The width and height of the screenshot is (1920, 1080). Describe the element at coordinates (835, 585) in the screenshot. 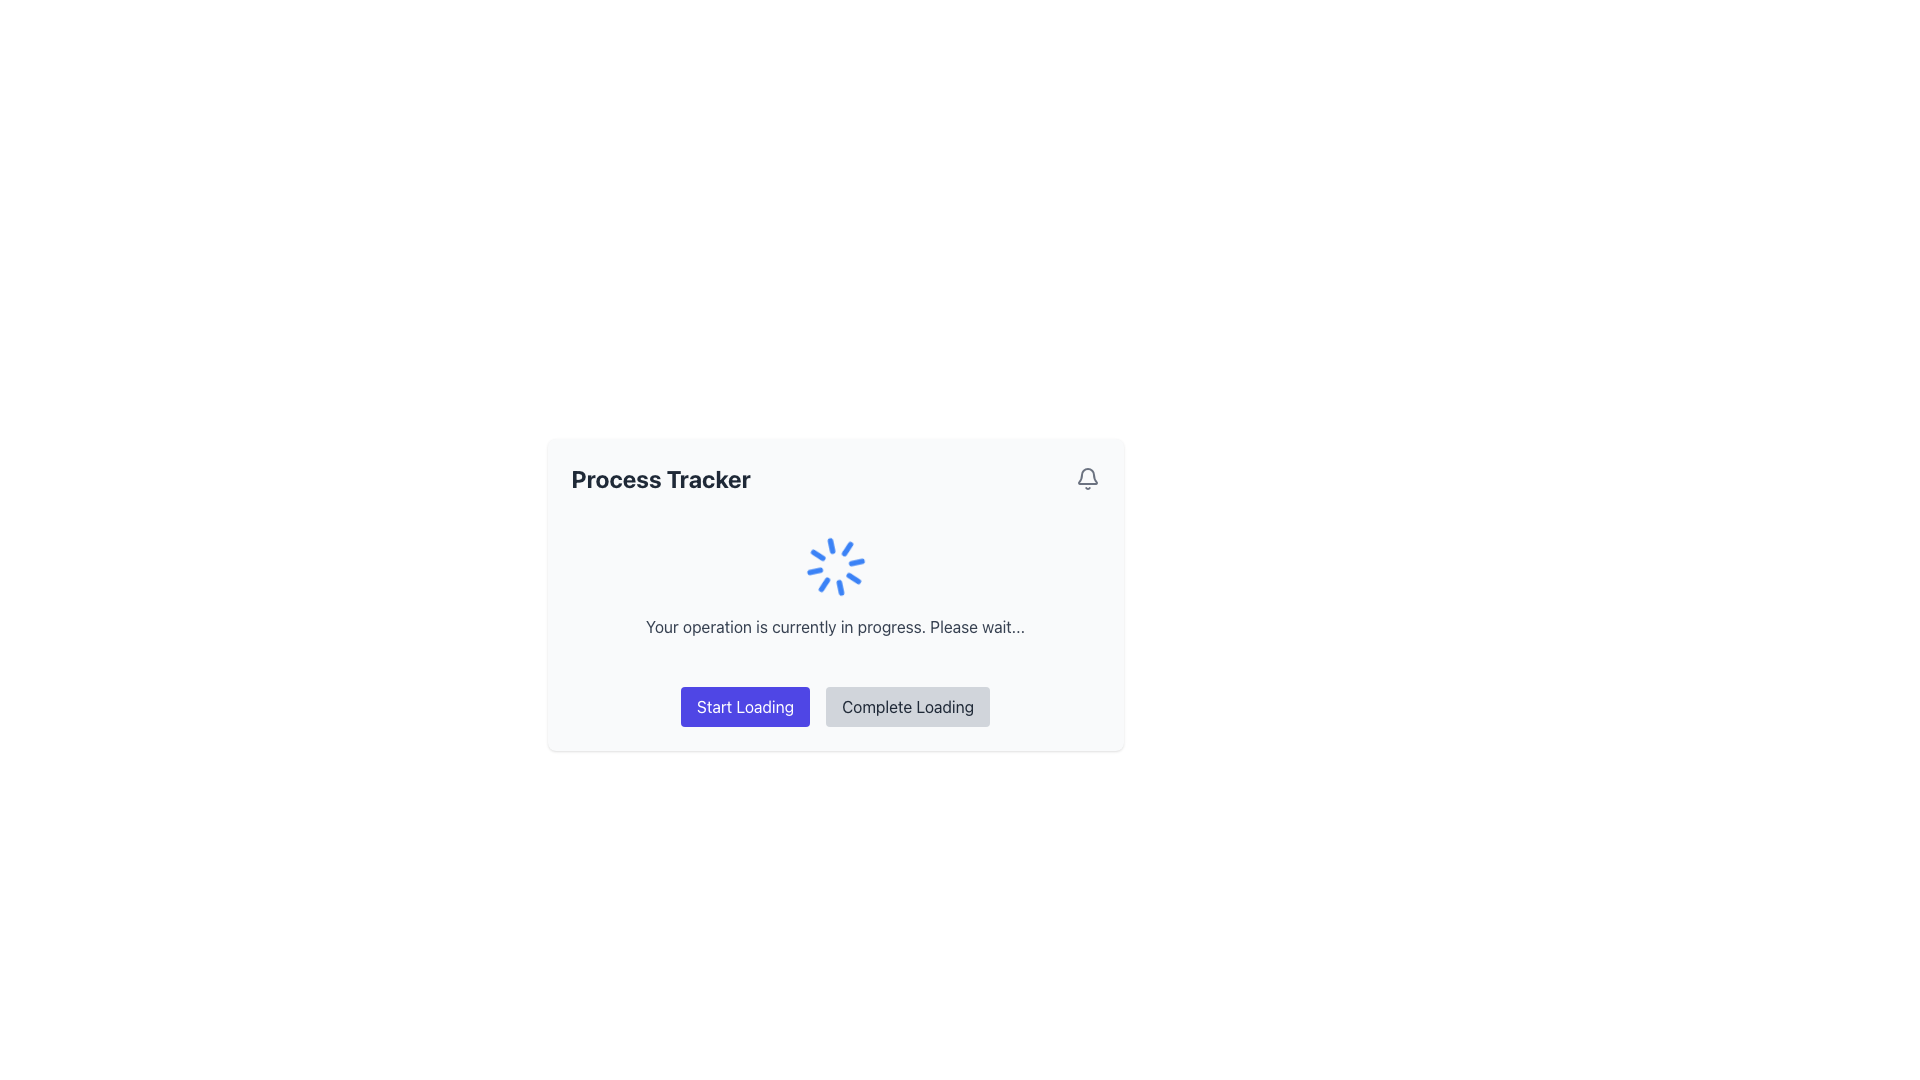

I see `the spinner animation in the 'Process Tracker' section which indicates that the operation is currently in progress` at that location.